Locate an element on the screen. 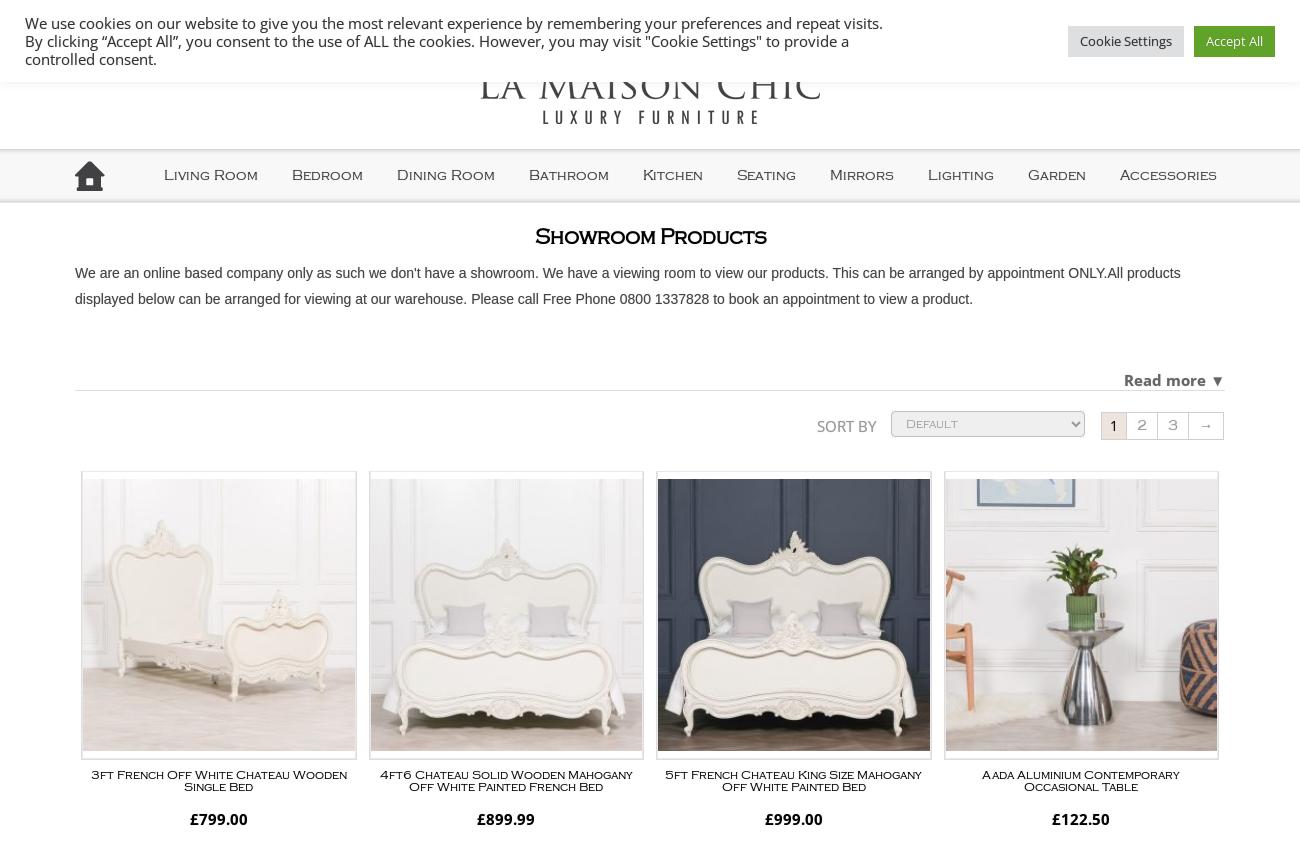 Image resolution: width=1300 pixels, height=862 pixels. 'Aada Aluminium Contemporary Occasional Table' is located at coordinates (1080, 780).